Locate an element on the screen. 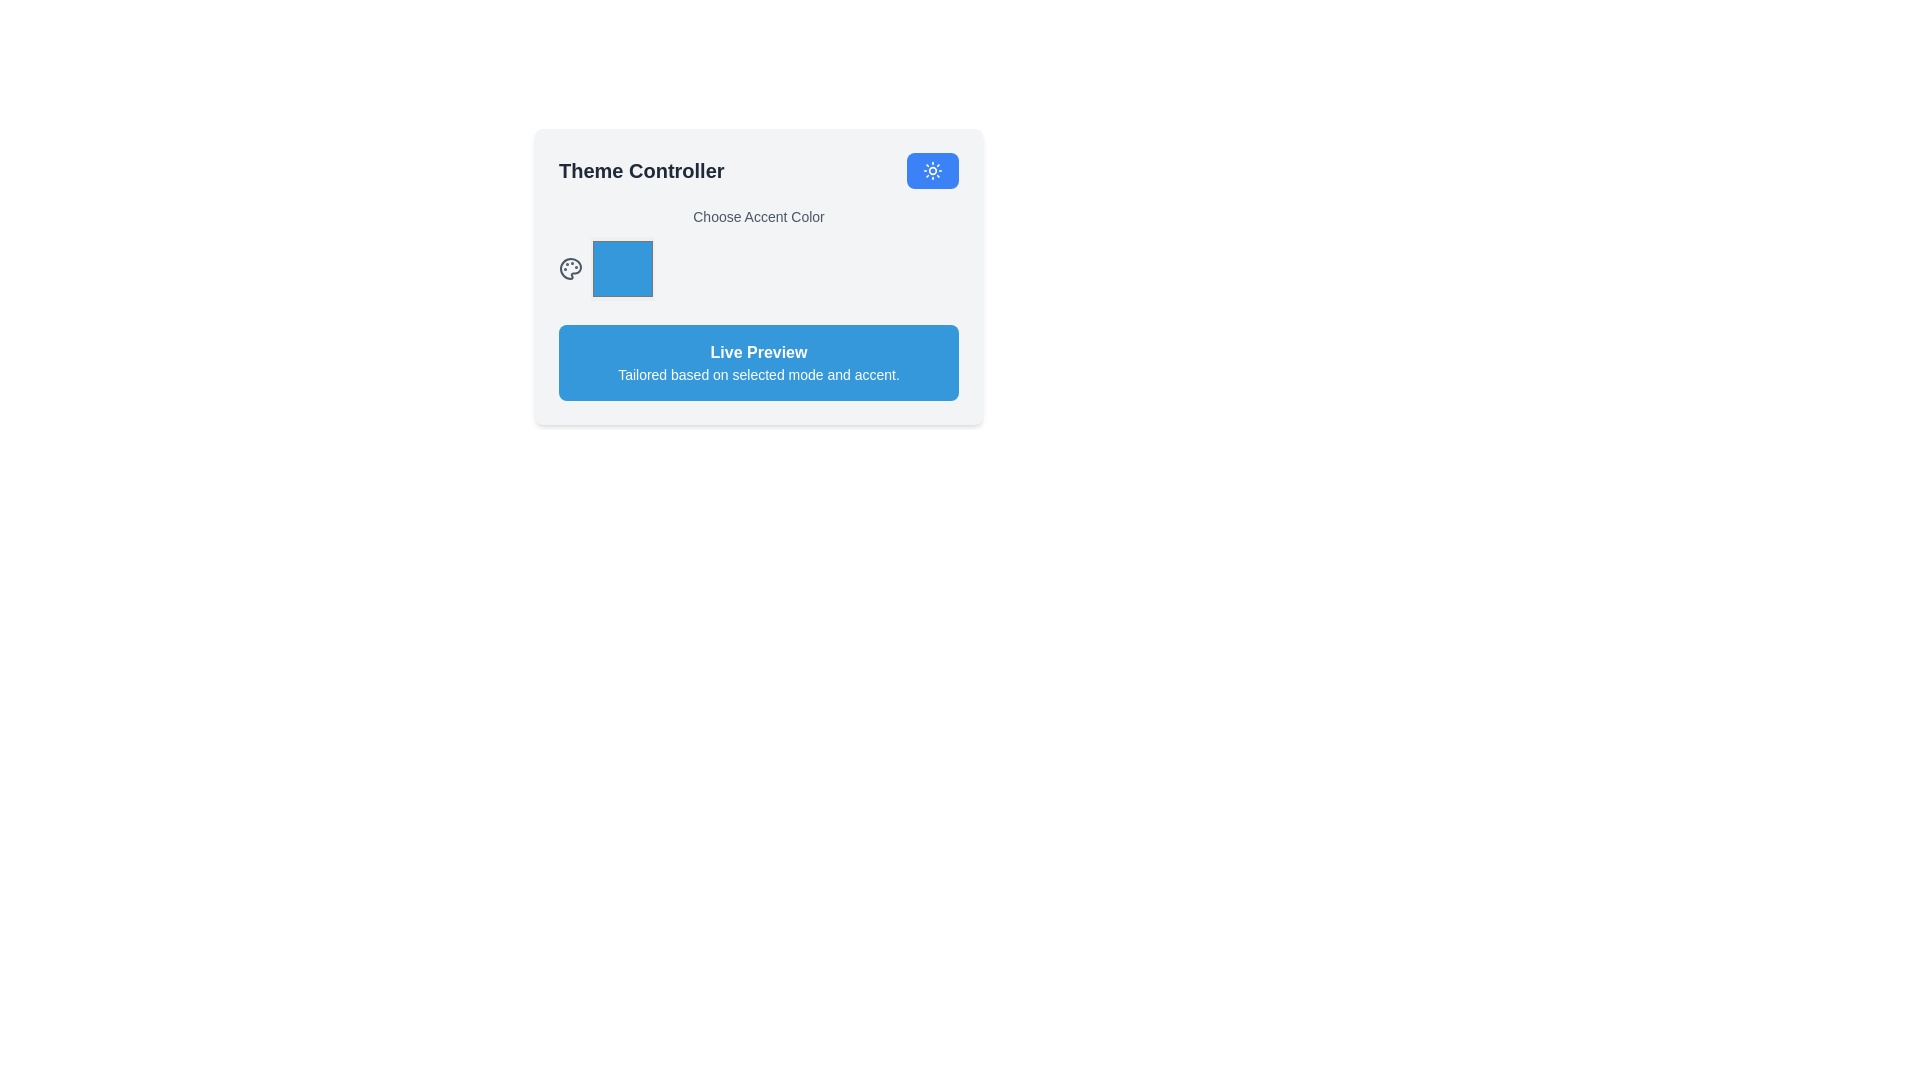 This screenshot has height=1080, width=1920. the icon embedded in the circular blue button located at the top-right corner of the 'Theme Controller' panel is located at coordinates (931, 169).